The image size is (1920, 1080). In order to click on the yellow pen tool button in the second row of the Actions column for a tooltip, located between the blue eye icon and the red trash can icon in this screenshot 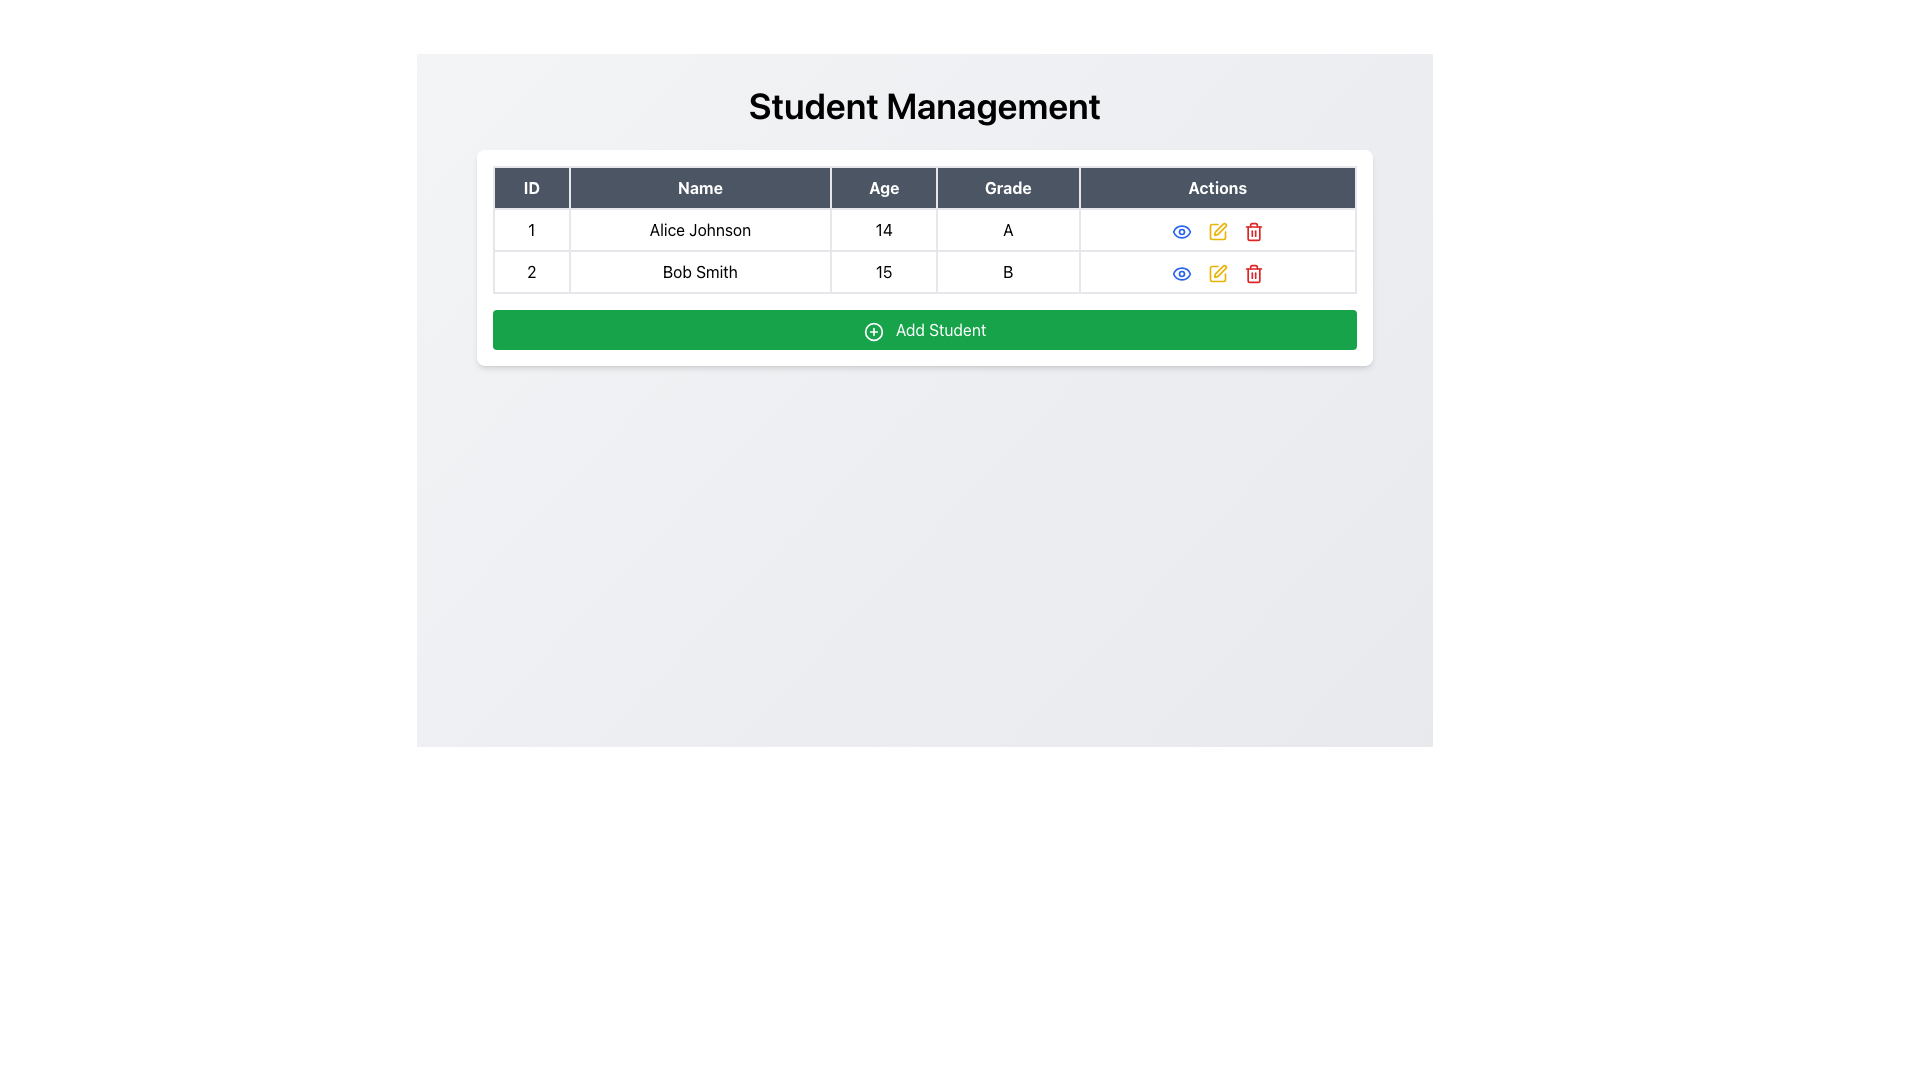, I will do `click(1216, 272)`.